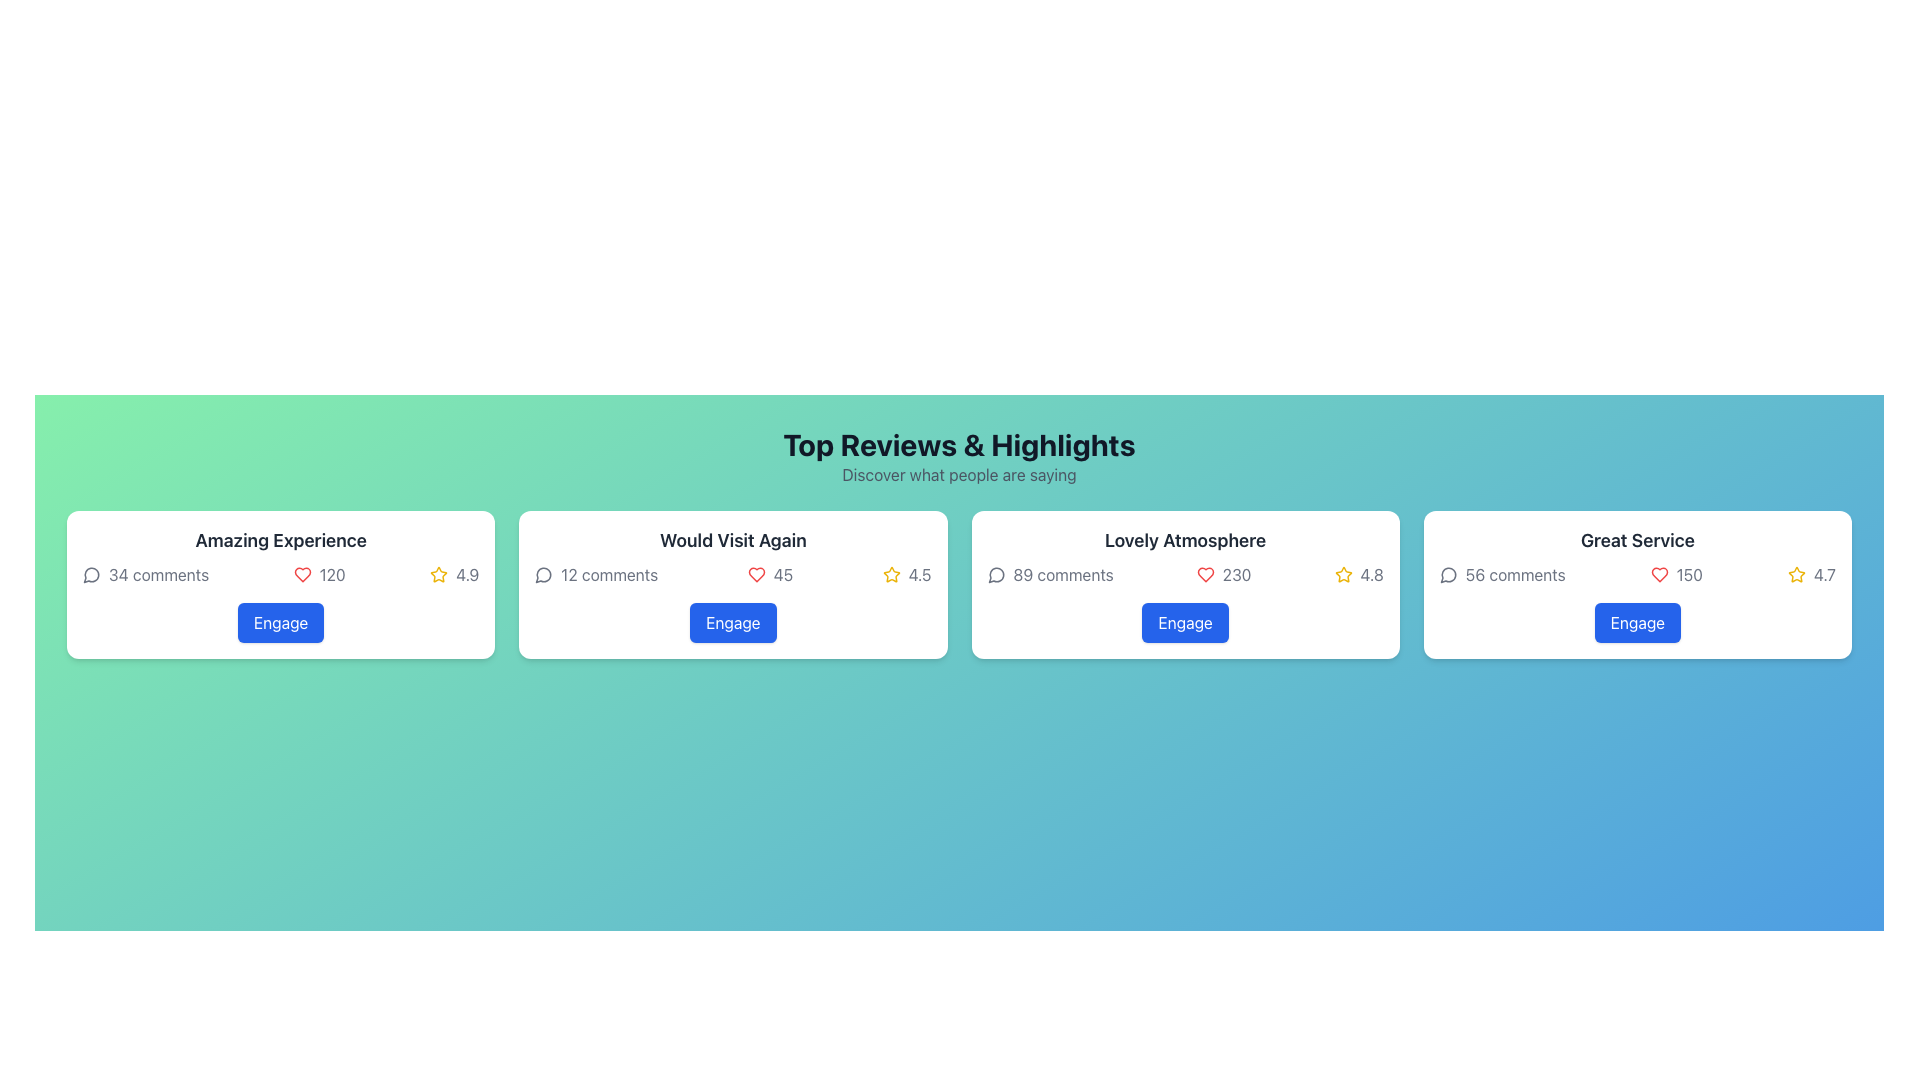 This screenshot has width=1920, height=1080. Describe the element at coordinates (1688, 574) in the screenshot. I see `the Text Label indicating the count associated with the heart icon, located in the bottom-right section of the 'Great Service' card` at that location.